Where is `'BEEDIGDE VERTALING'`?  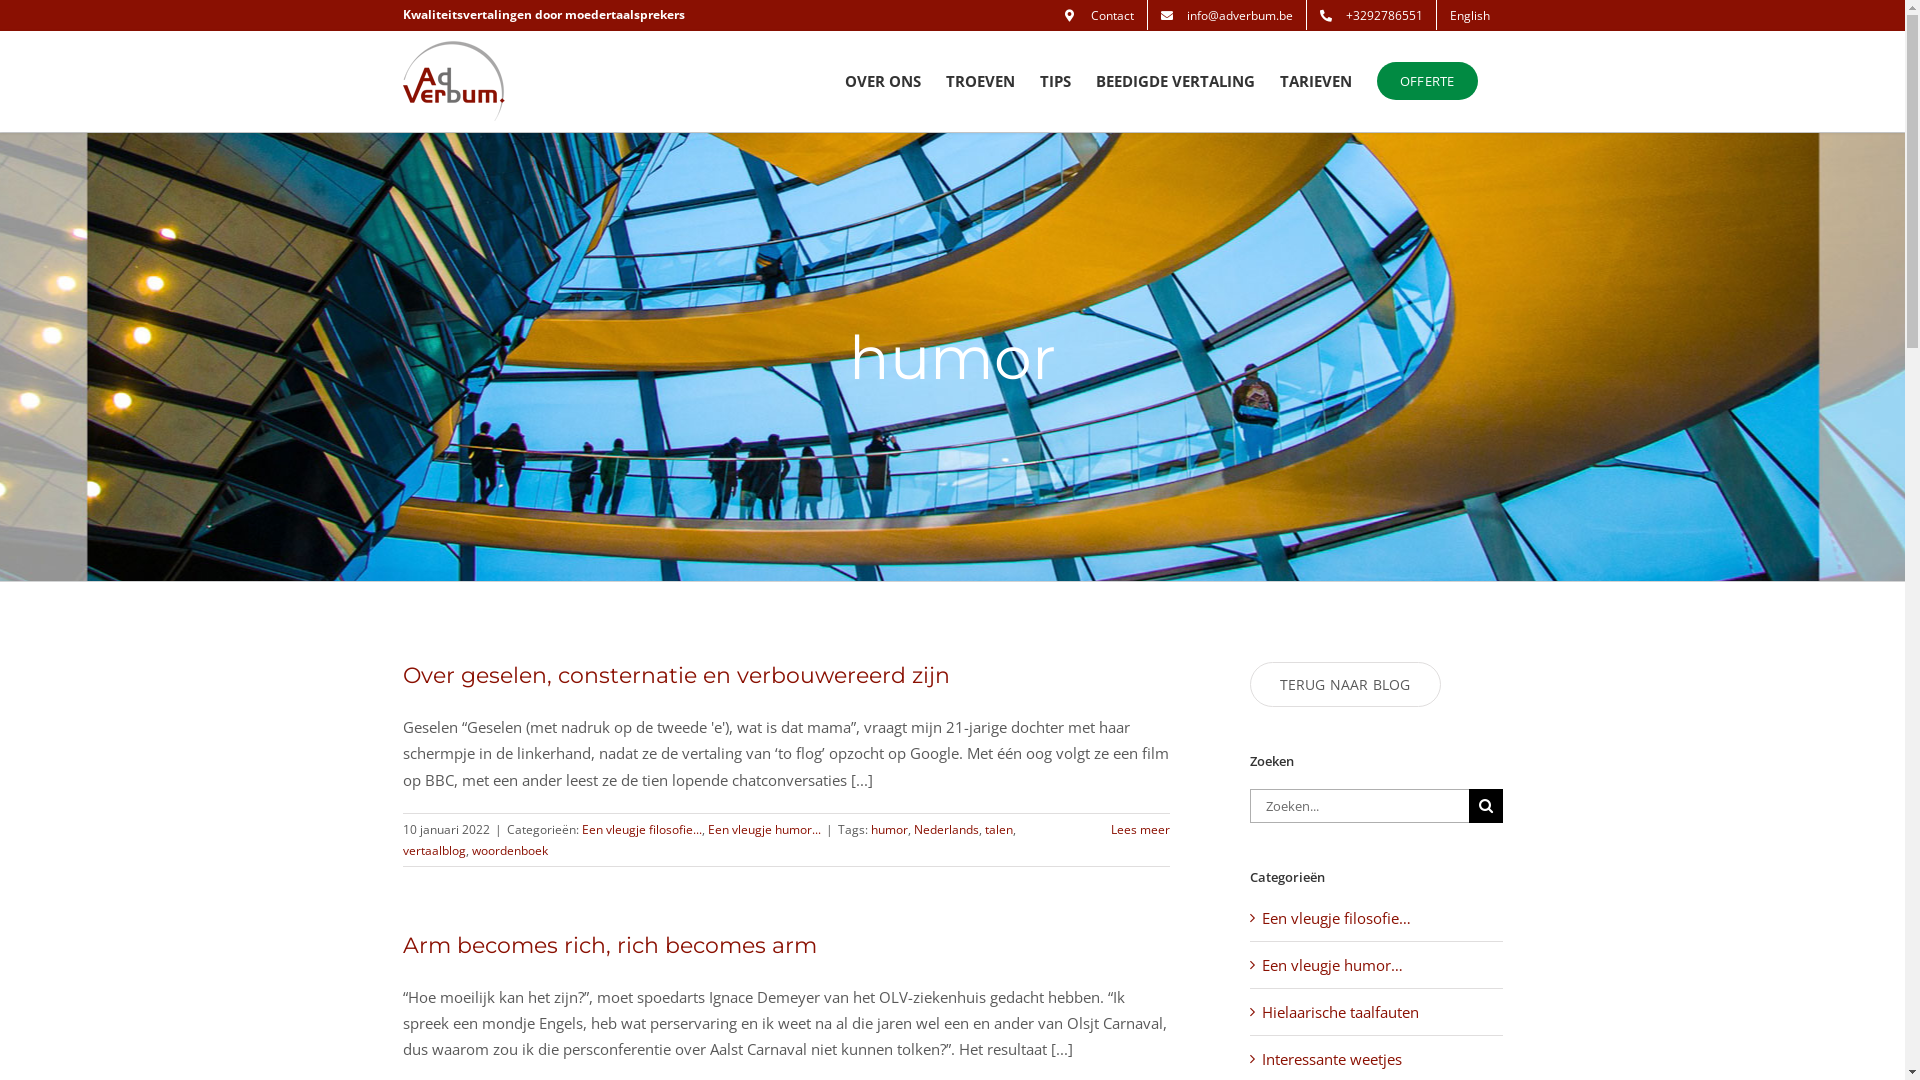
'BEEDIGDE VERTALING' is located at coordinates (1175, 80).